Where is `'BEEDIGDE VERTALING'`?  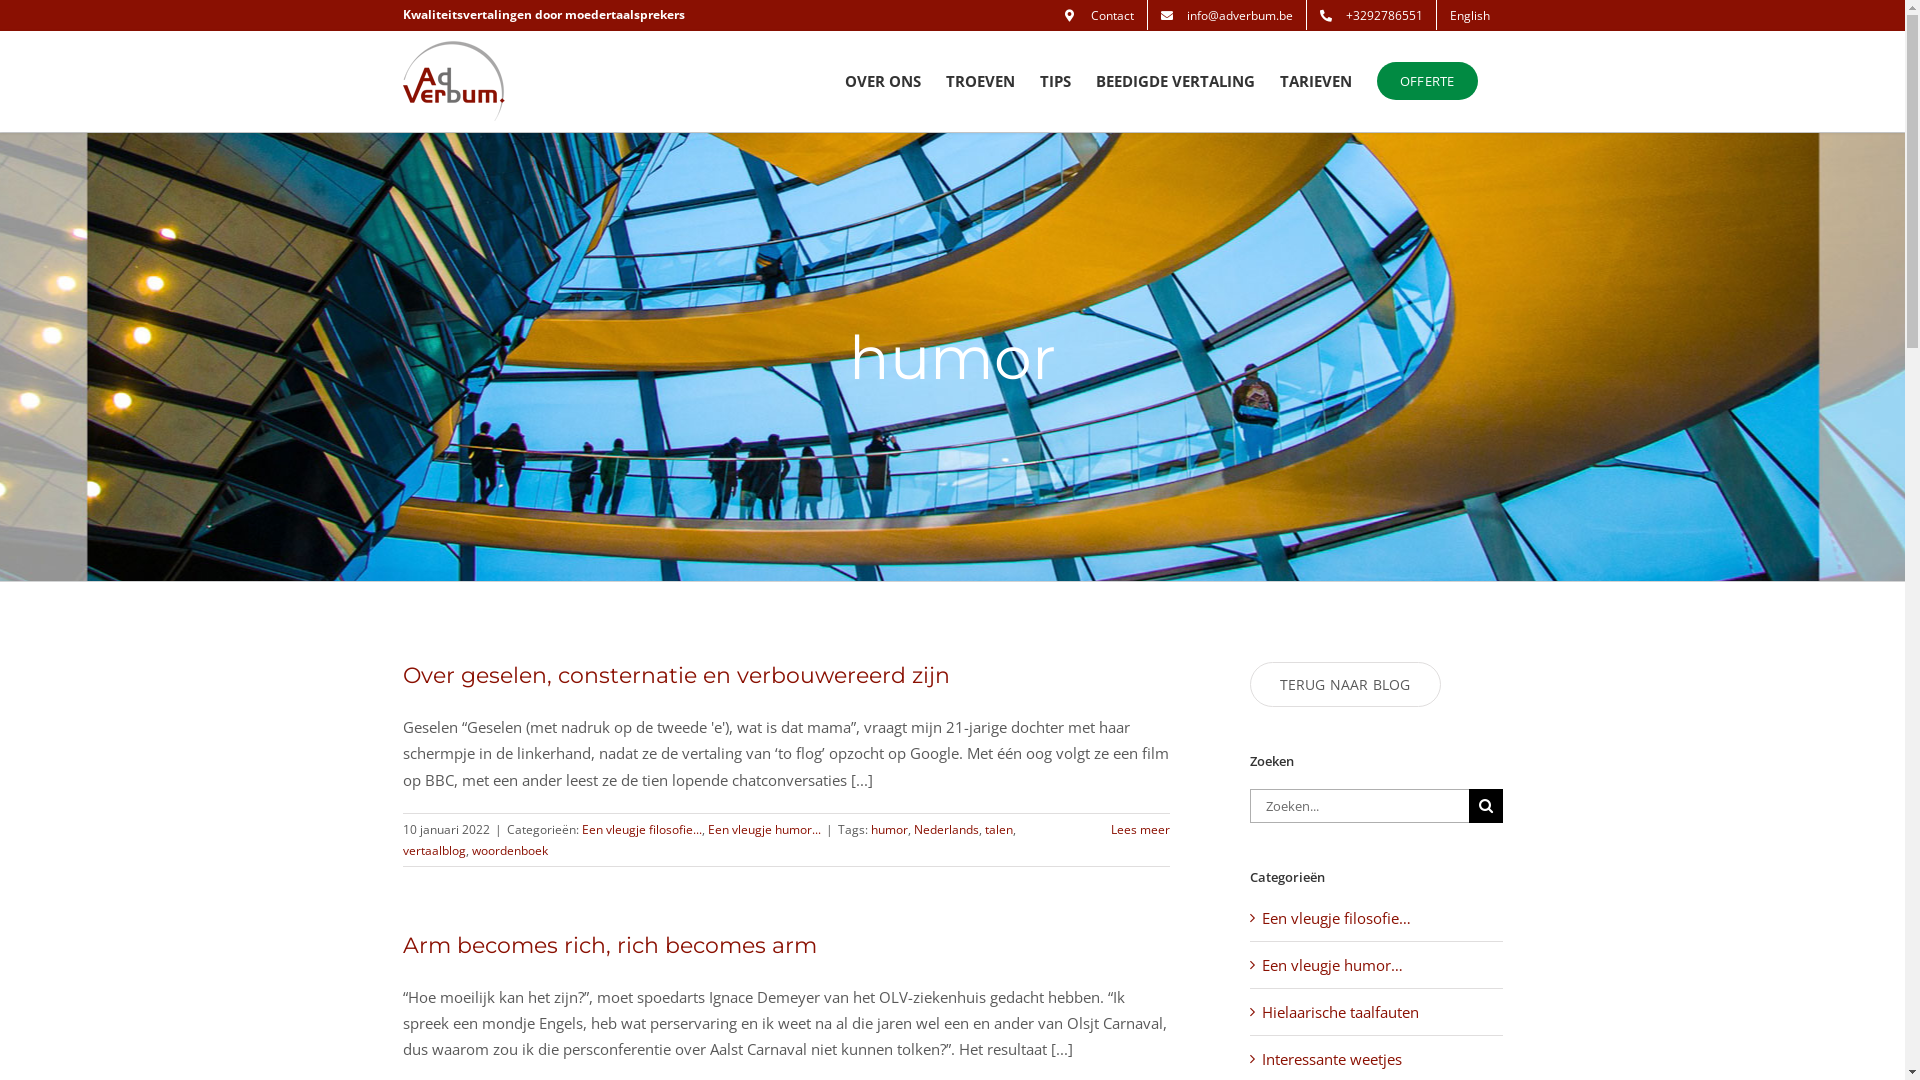
'BEEDIGDE VERTALING' is located at coordinates (1175, 80).